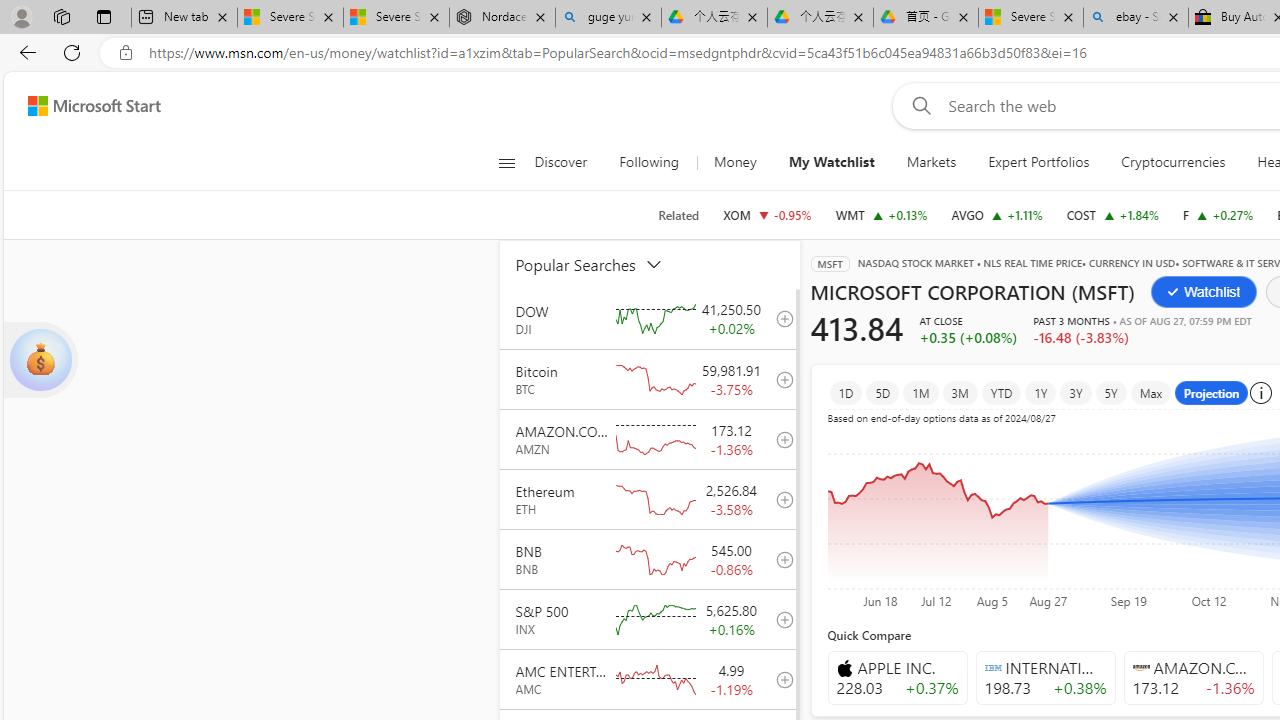 Image resolution: width=1280 pixels, height=720 pixels. What do you see at coordinates (930, 162) in the screenshot?
I see `'Markets'` at bounding box center [930, 162].